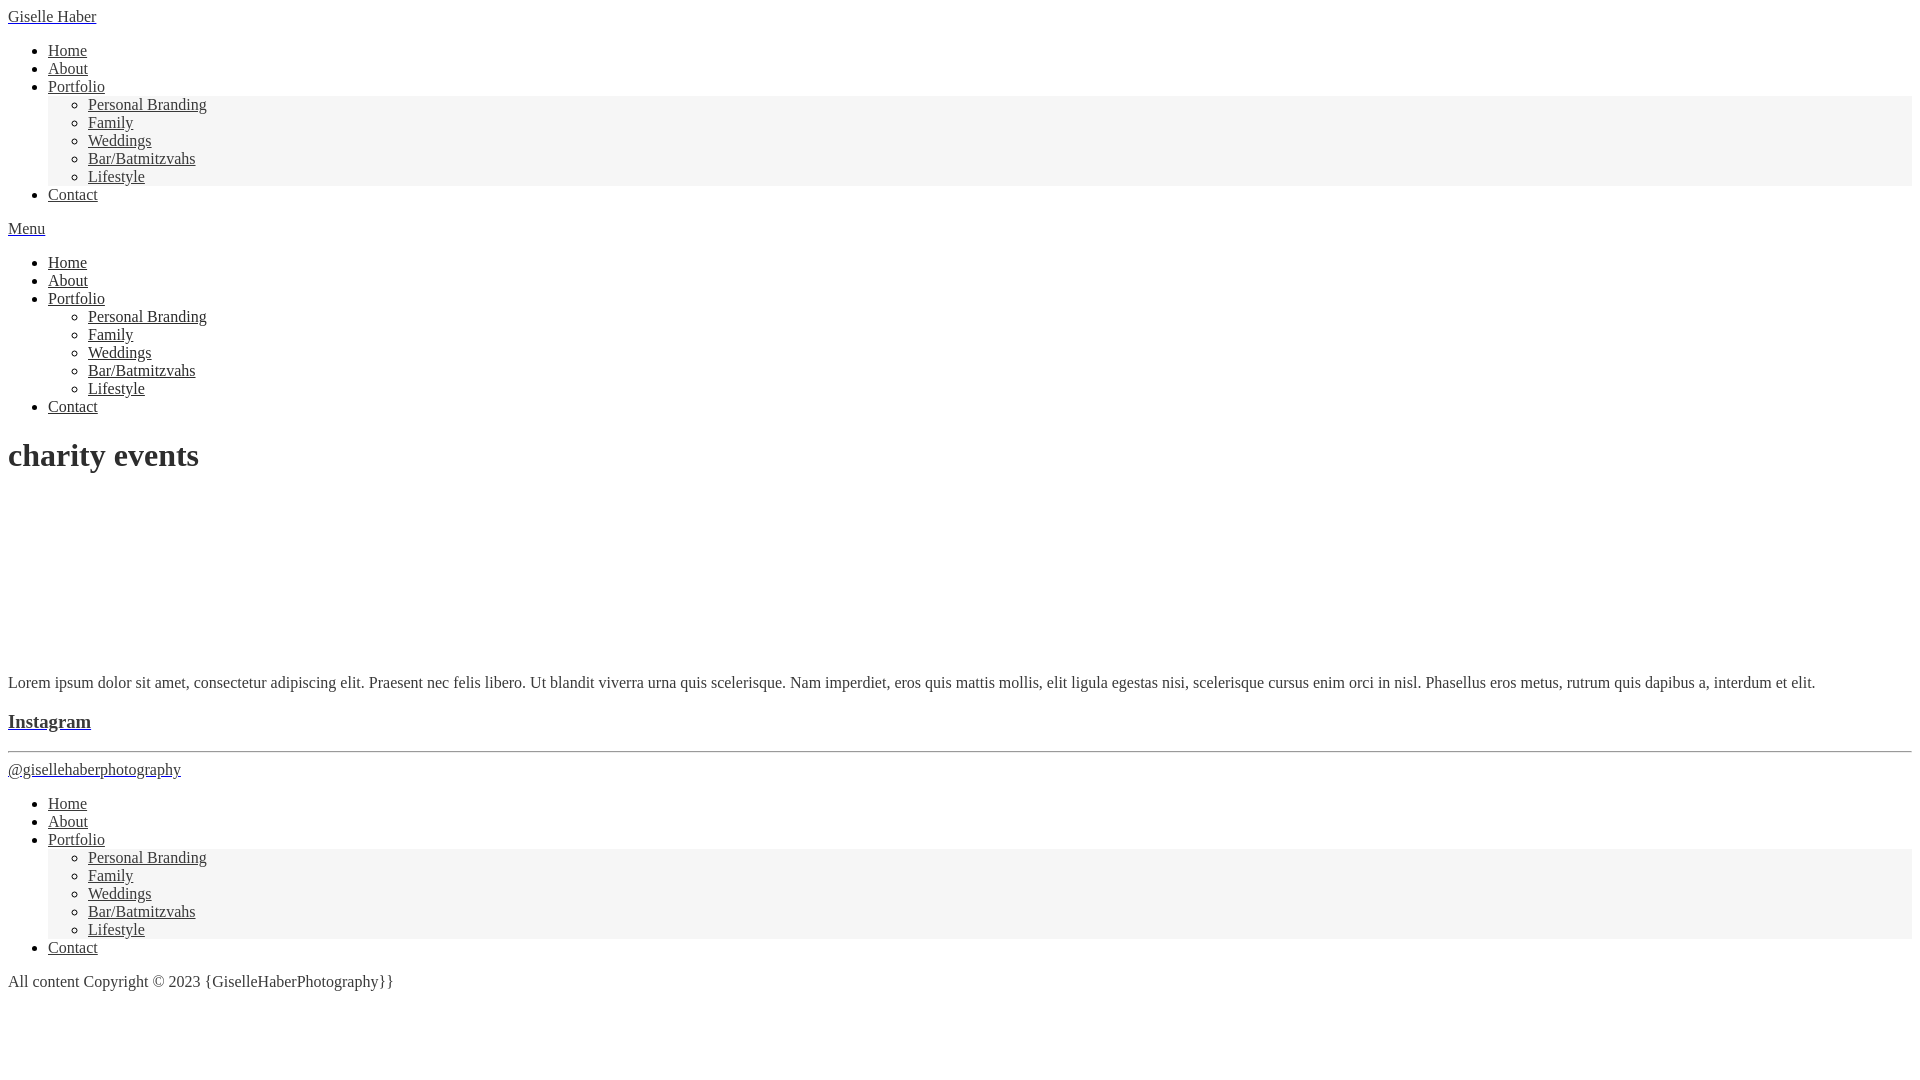 This screenshot has width=1920, height=1080. Describe the element at coordinates (76, 839) in the screenshot. I see `'Portfolio'` at that location.